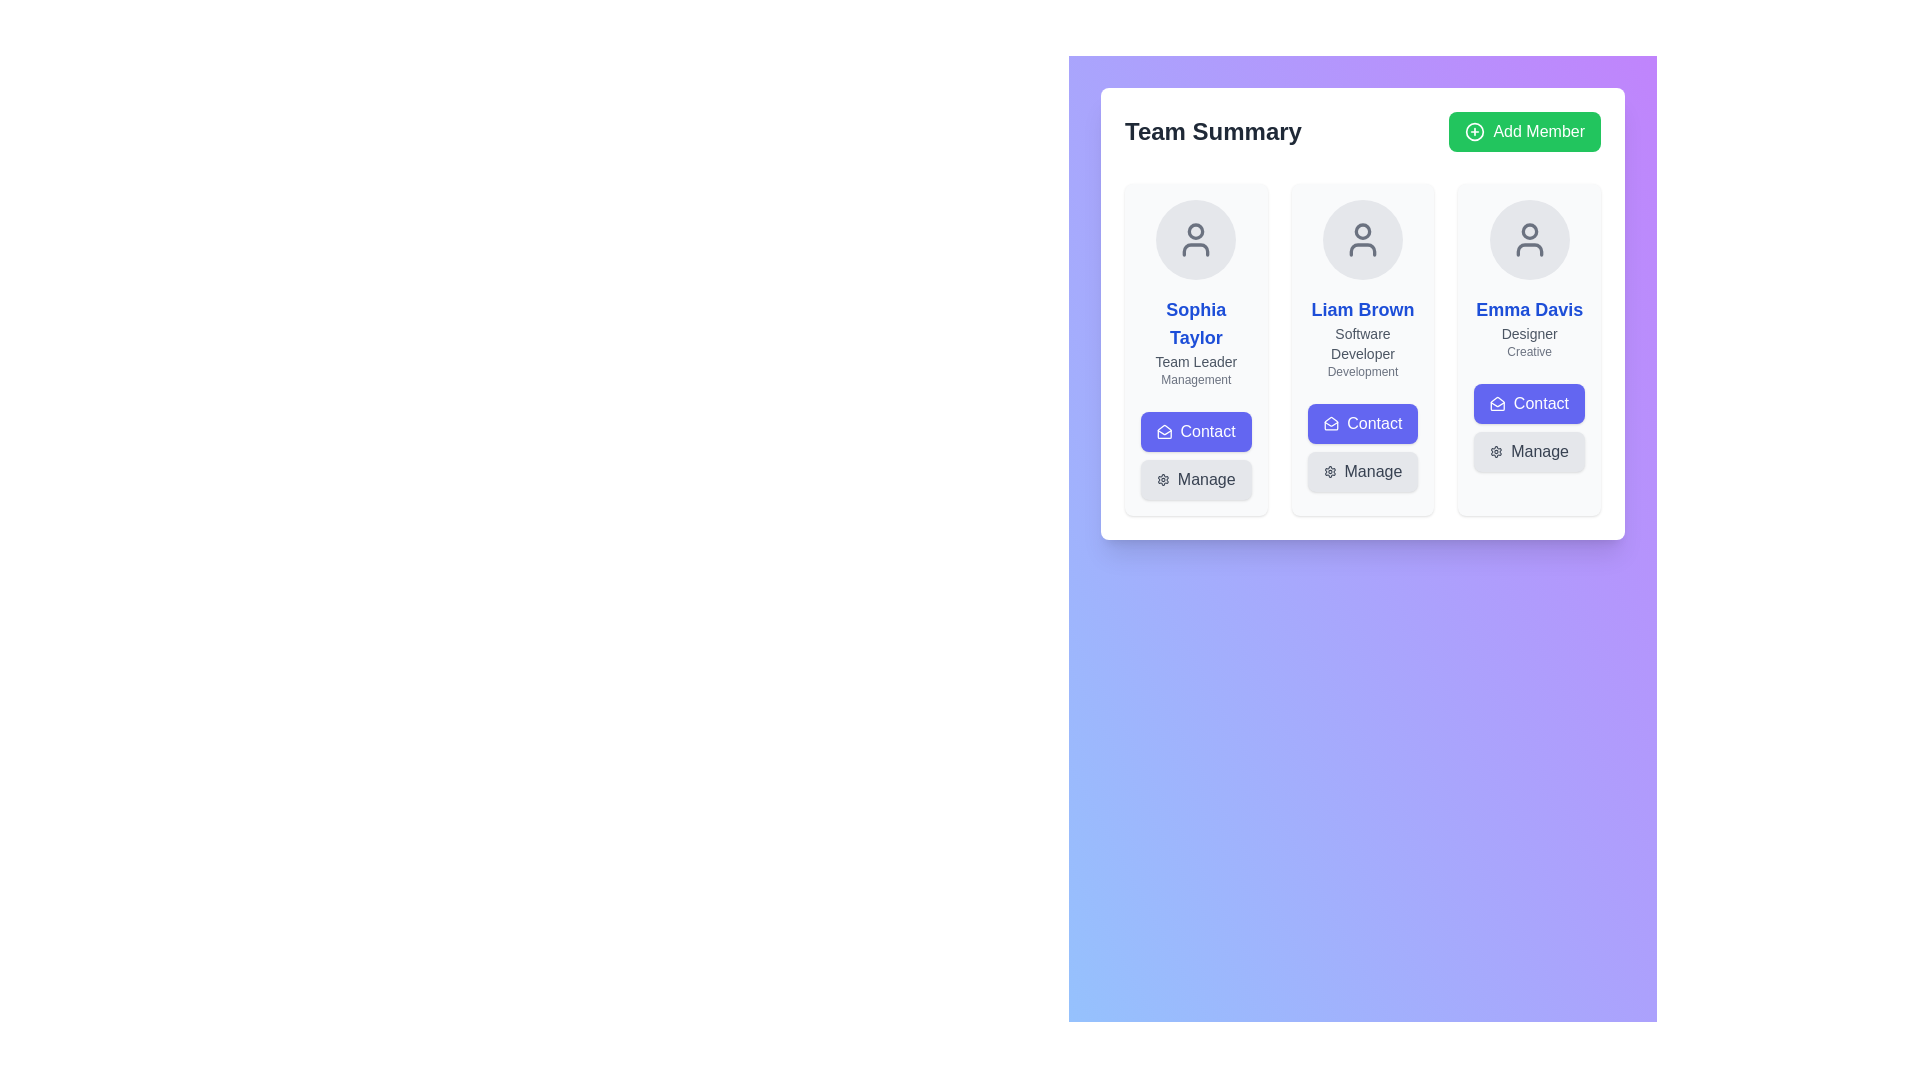 Image resolution: width=1920 pixels, height=1080 pixels. Describe the element at coordinates (1163, 479) in the screenshot. I see `the cogwheel icon located centrally within a card layout, positioned beneath the 'Add Member' button and above the user profiles grid` at that location.